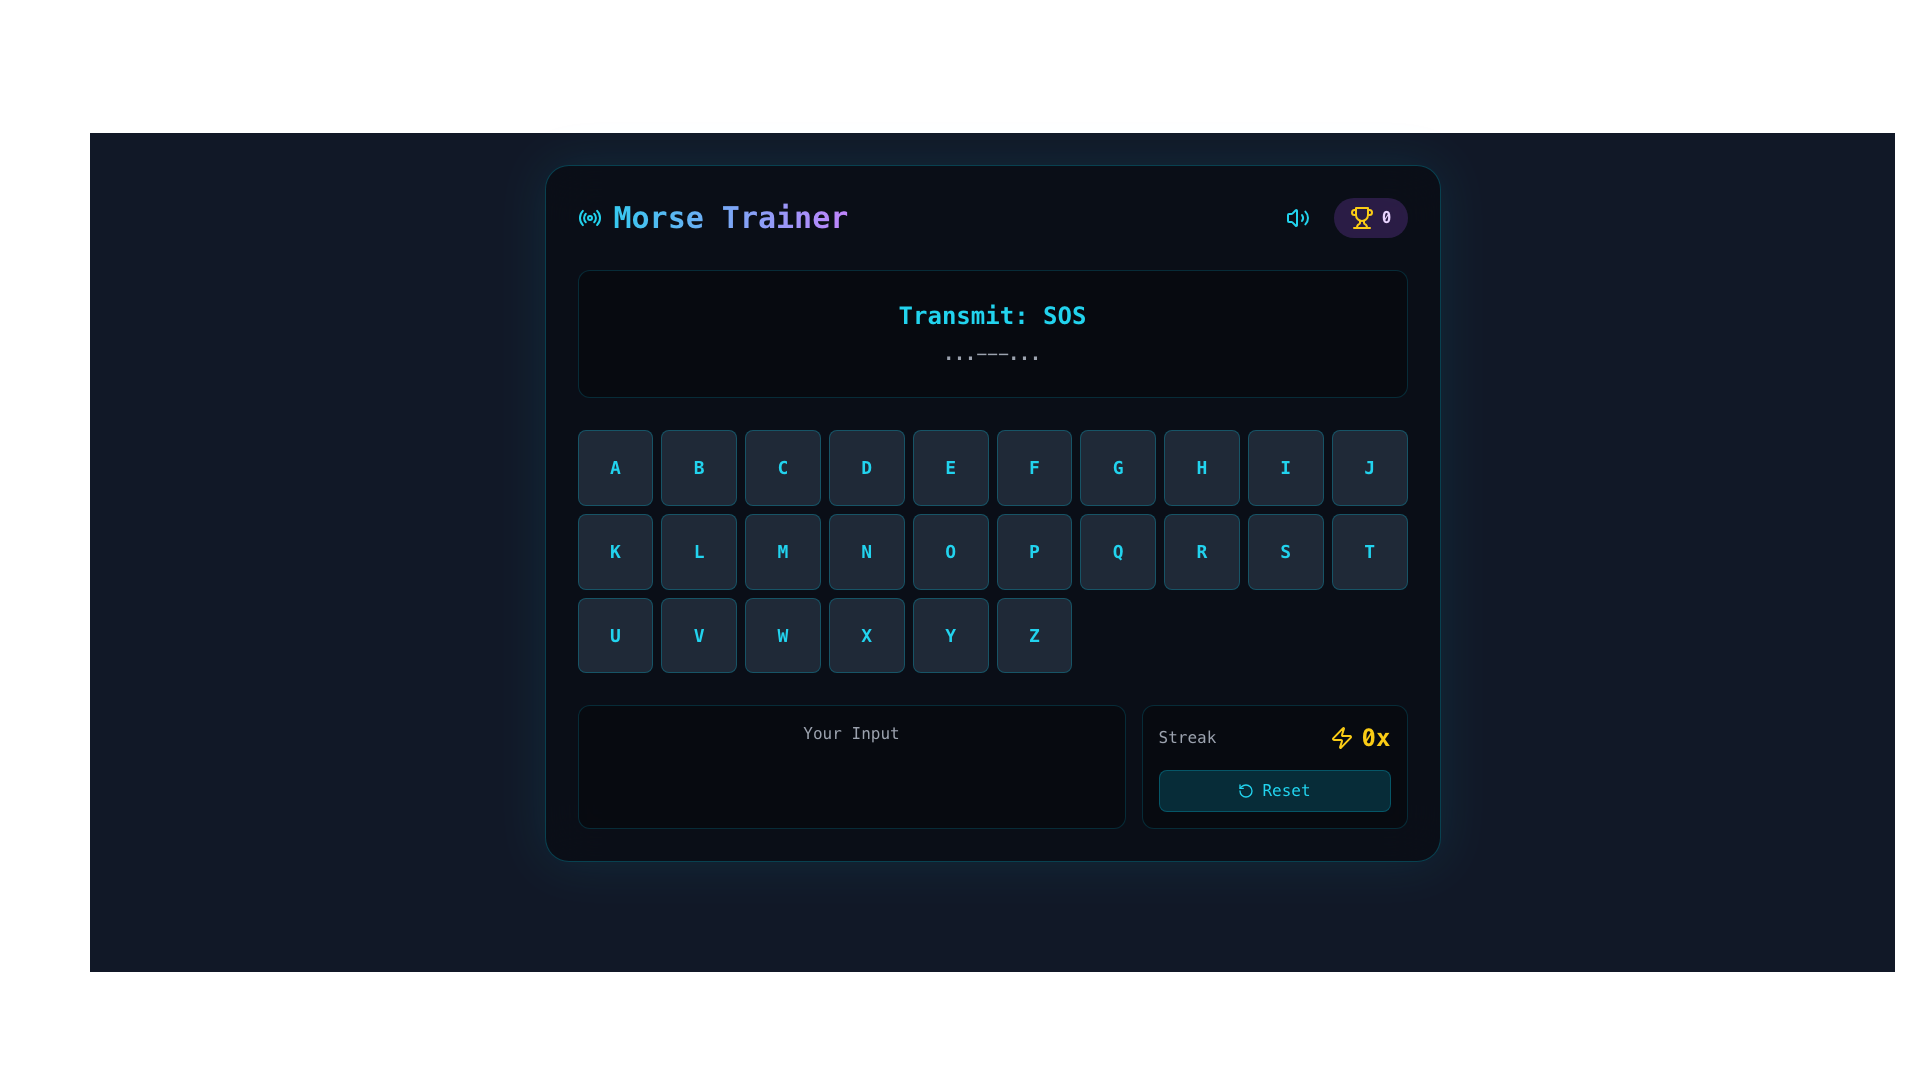  I want to click on the square button displaying the letter 'V' in cyan on a dark gray background, so click(699, 635).